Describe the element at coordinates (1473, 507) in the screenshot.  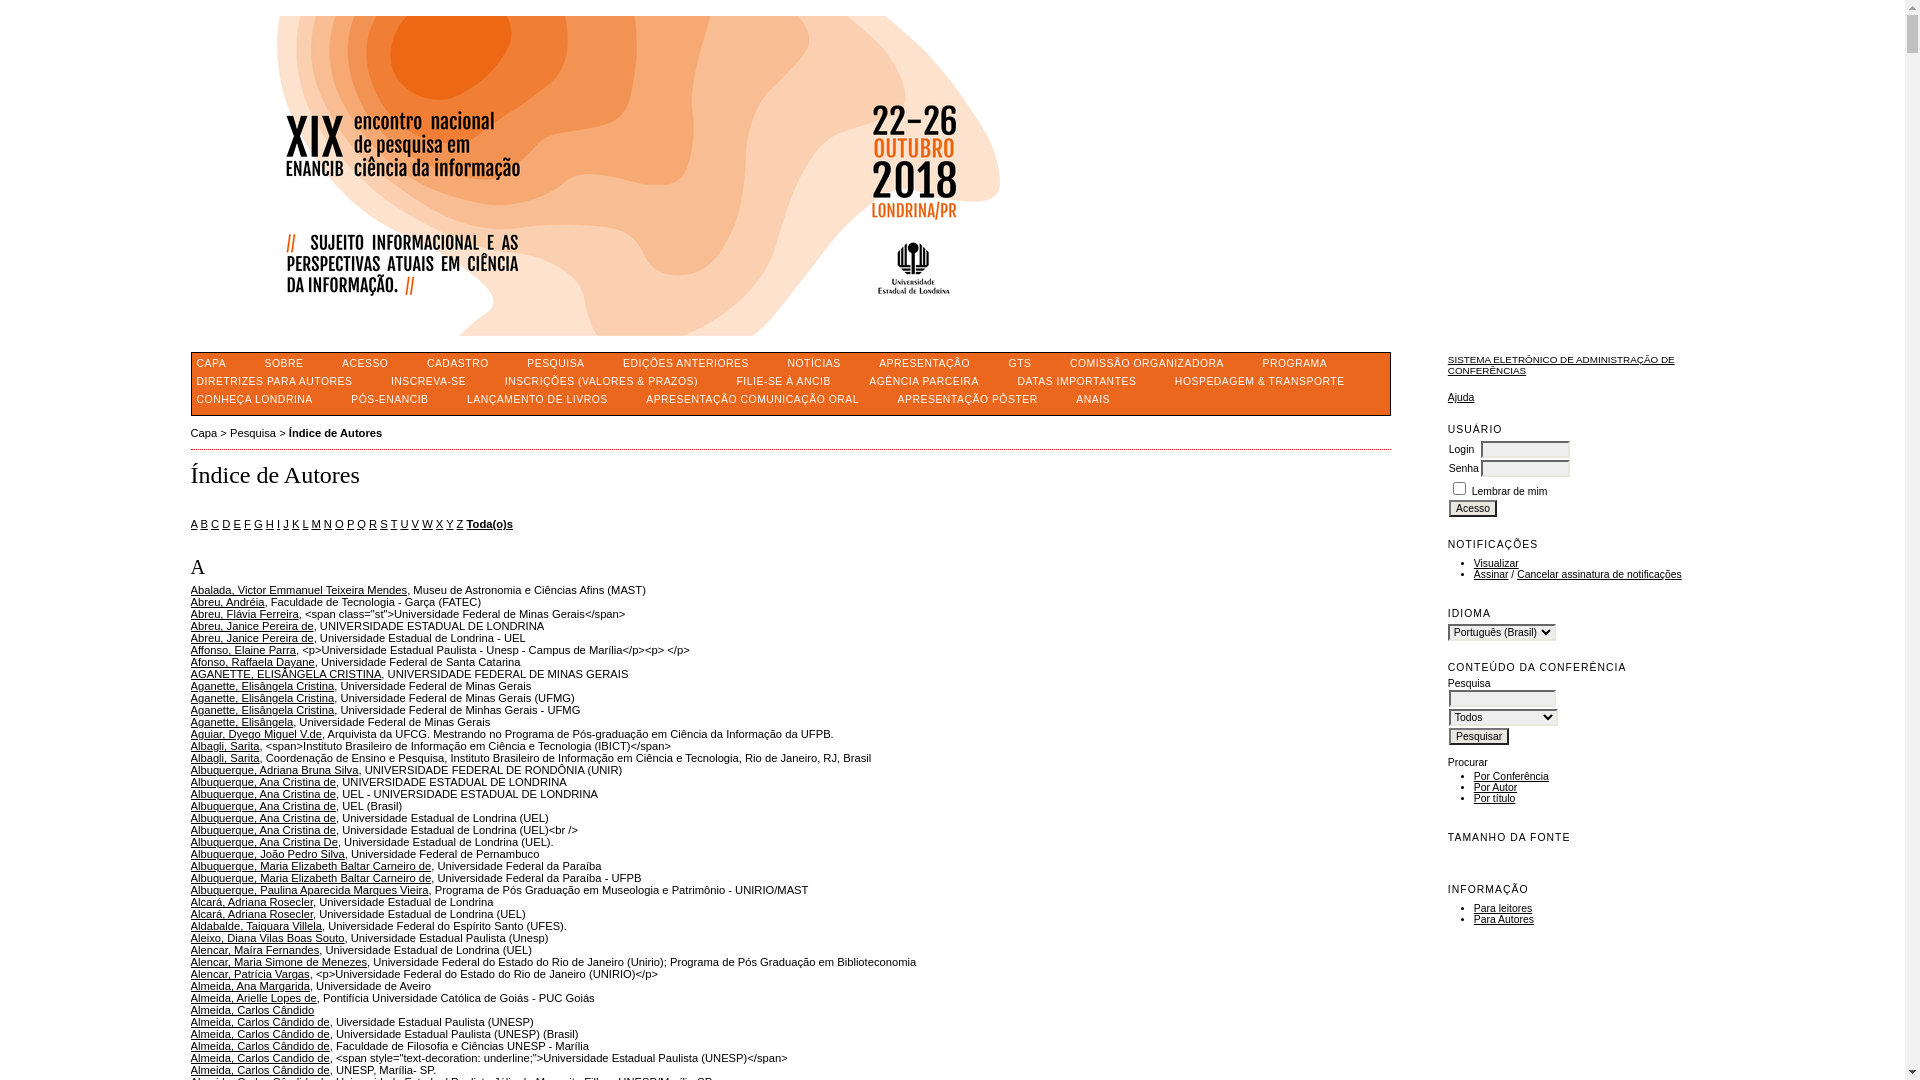
I see `'Acesso'` at that location.